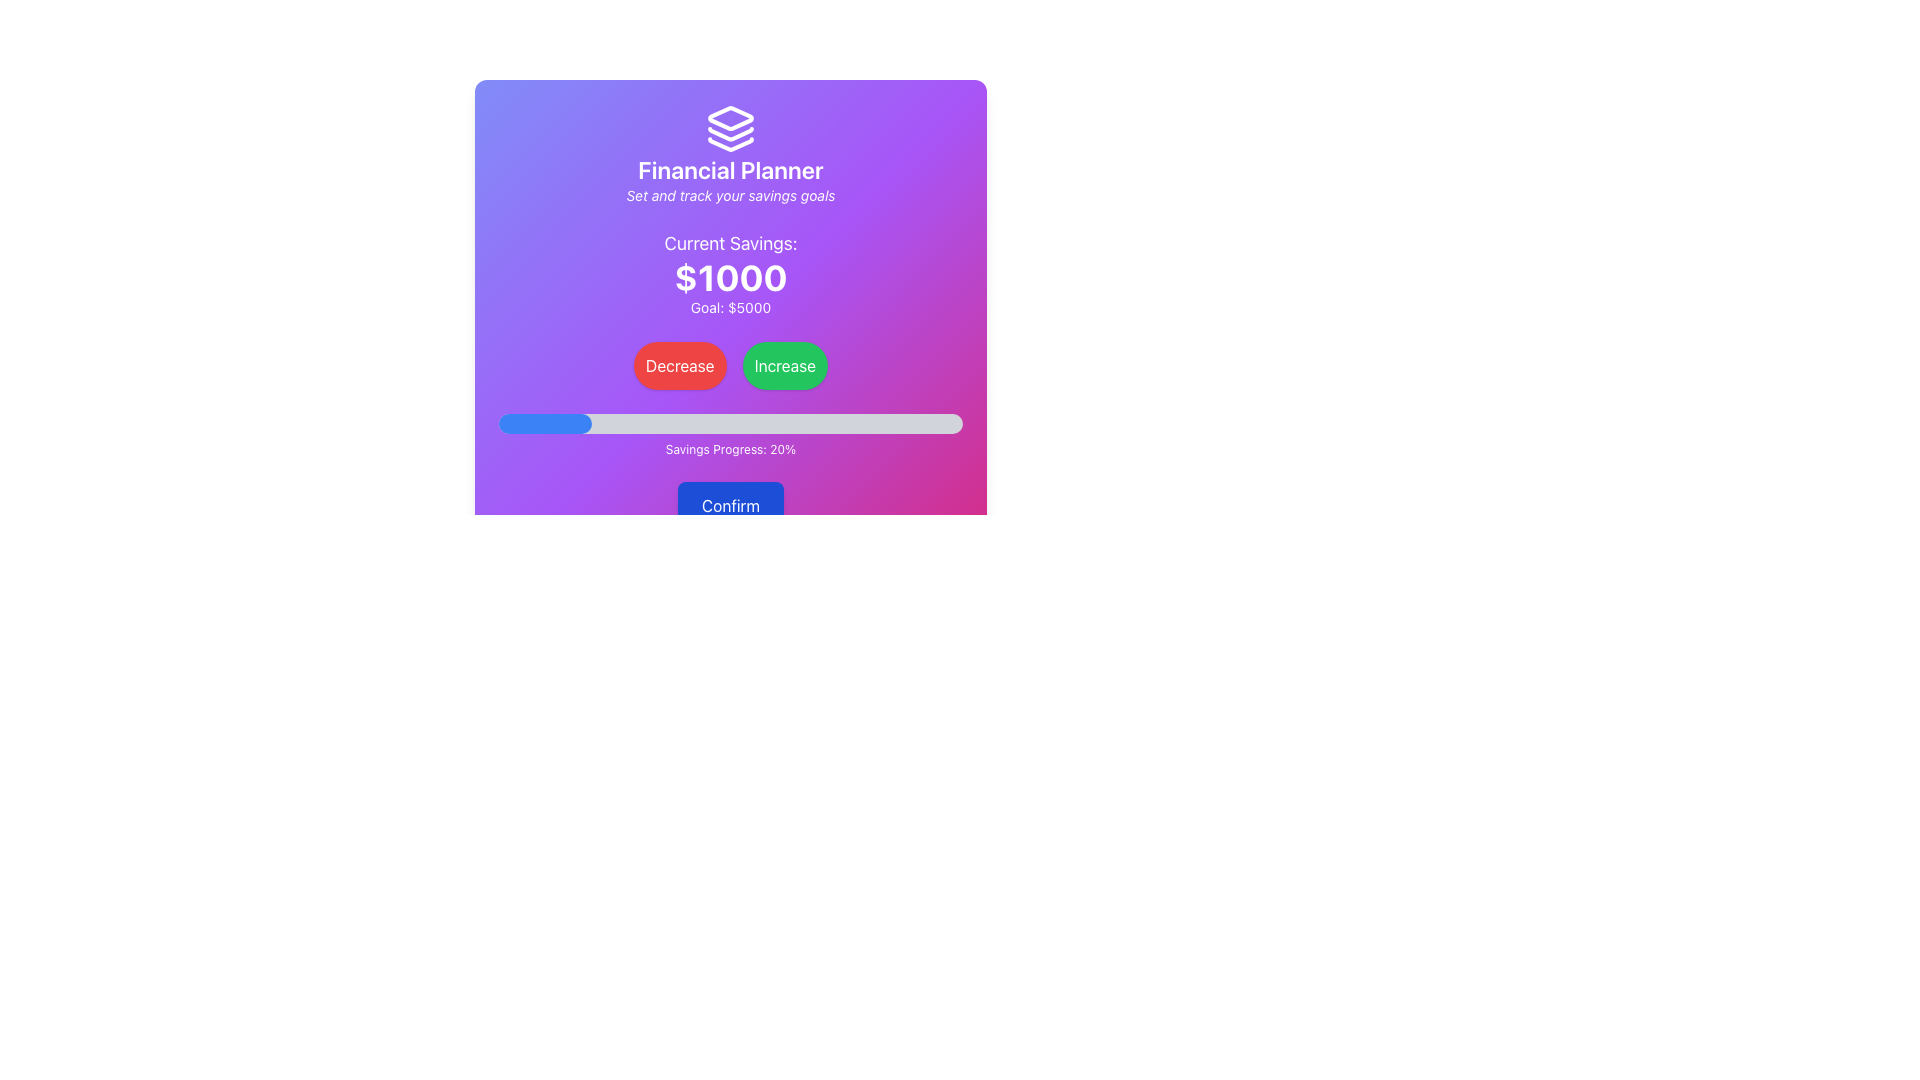  What do you see at coordinates (729, 308) in the screenshot?
I see `the text label displaying 'Goal: $5000', which is styled with a small font and located below the '$1000' text in the financial goal display section` at bounding box center [729, 308].